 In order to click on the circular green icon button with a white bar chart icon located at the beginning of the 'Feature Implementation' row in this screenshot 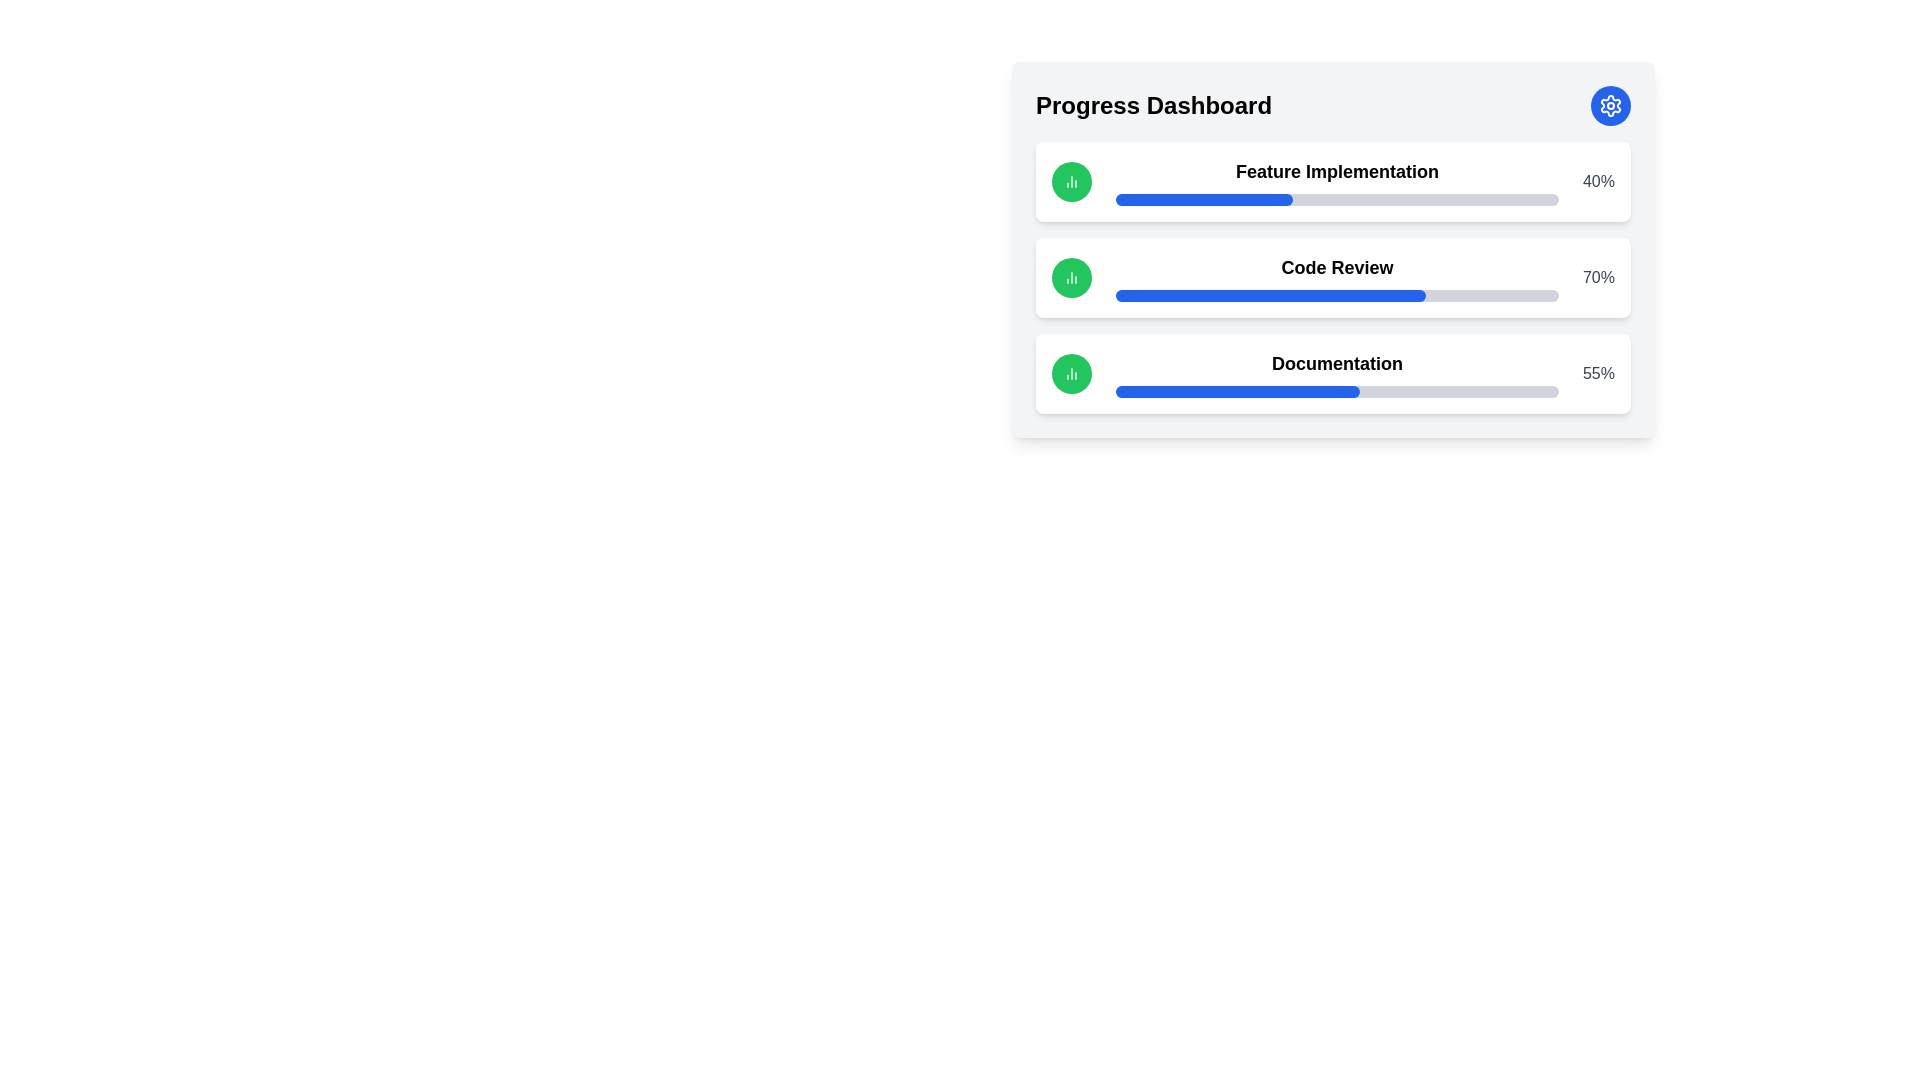, I will do `click(1070, 181)`.